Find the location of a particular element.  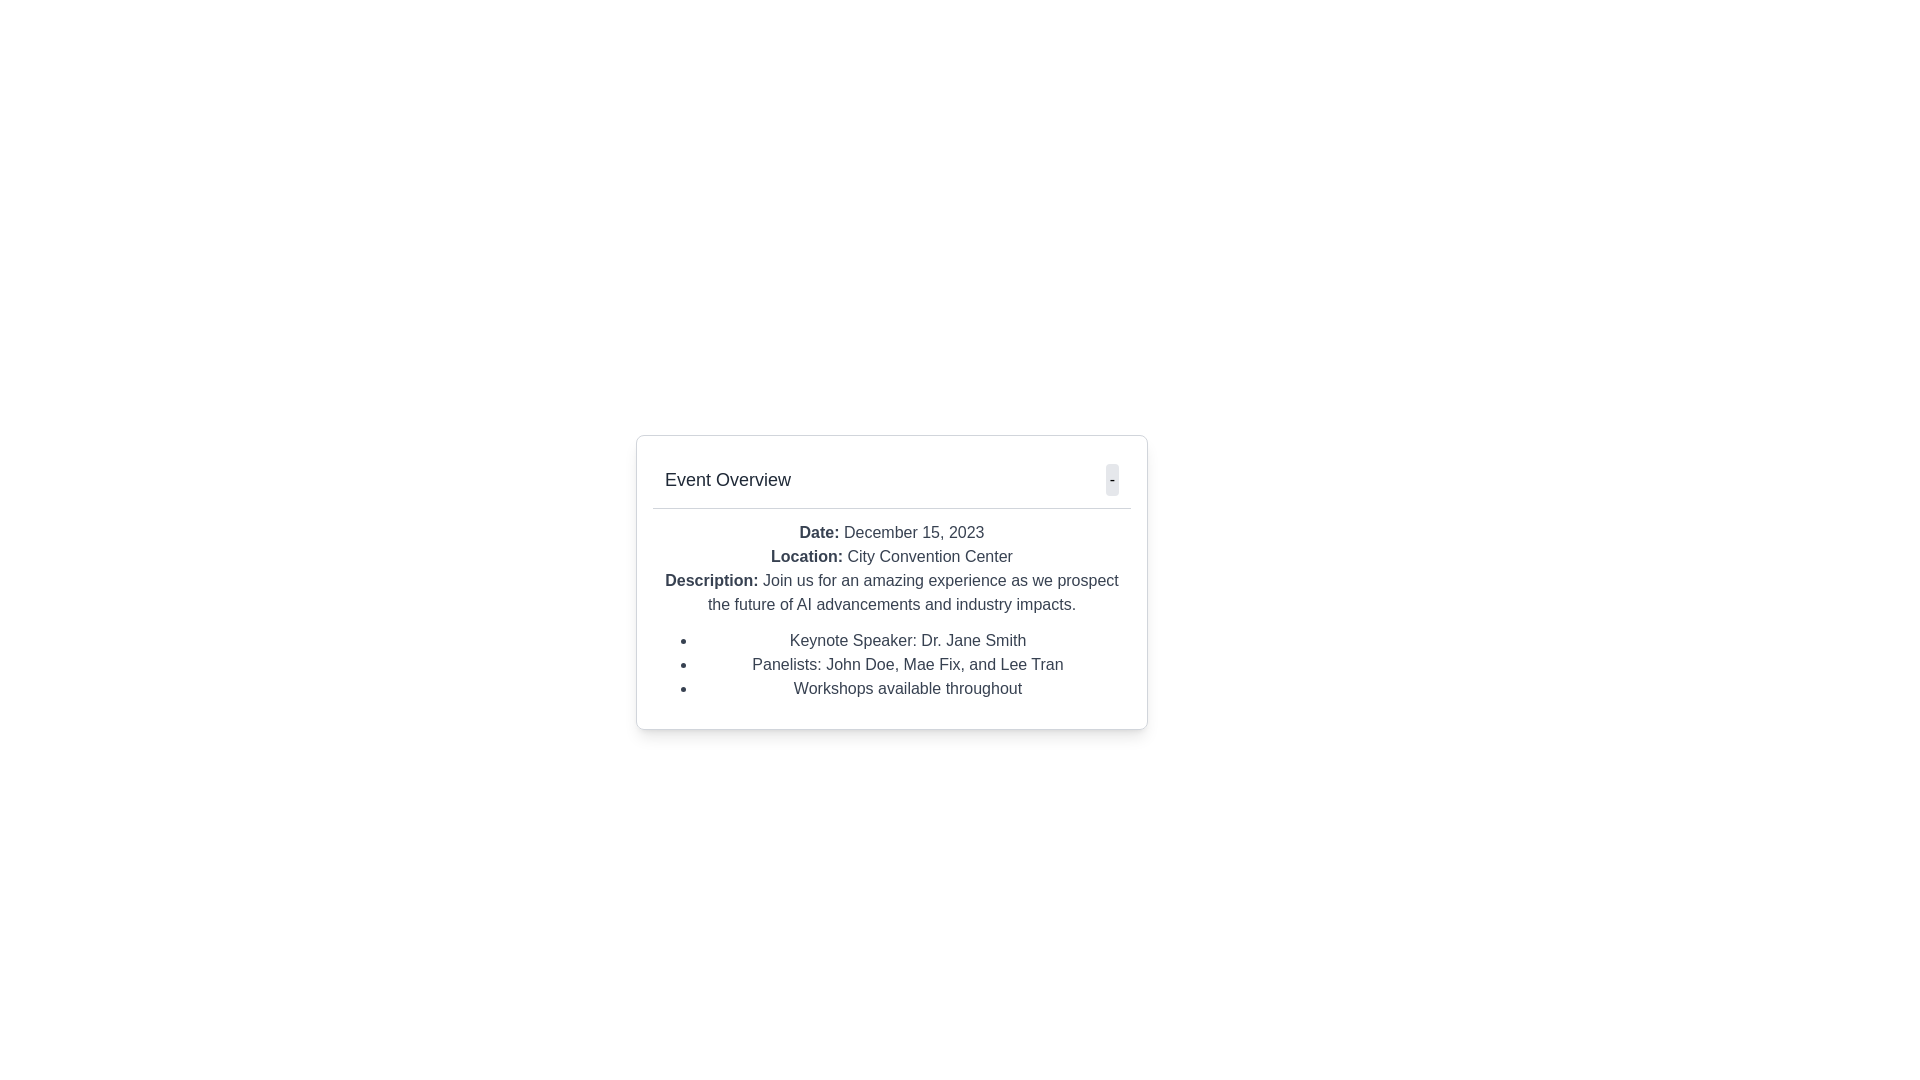

text from the Text Label located in the 'Event Overview' section, positioned below the 'Date:' field and above the description text is located at coordinates (806, 556).